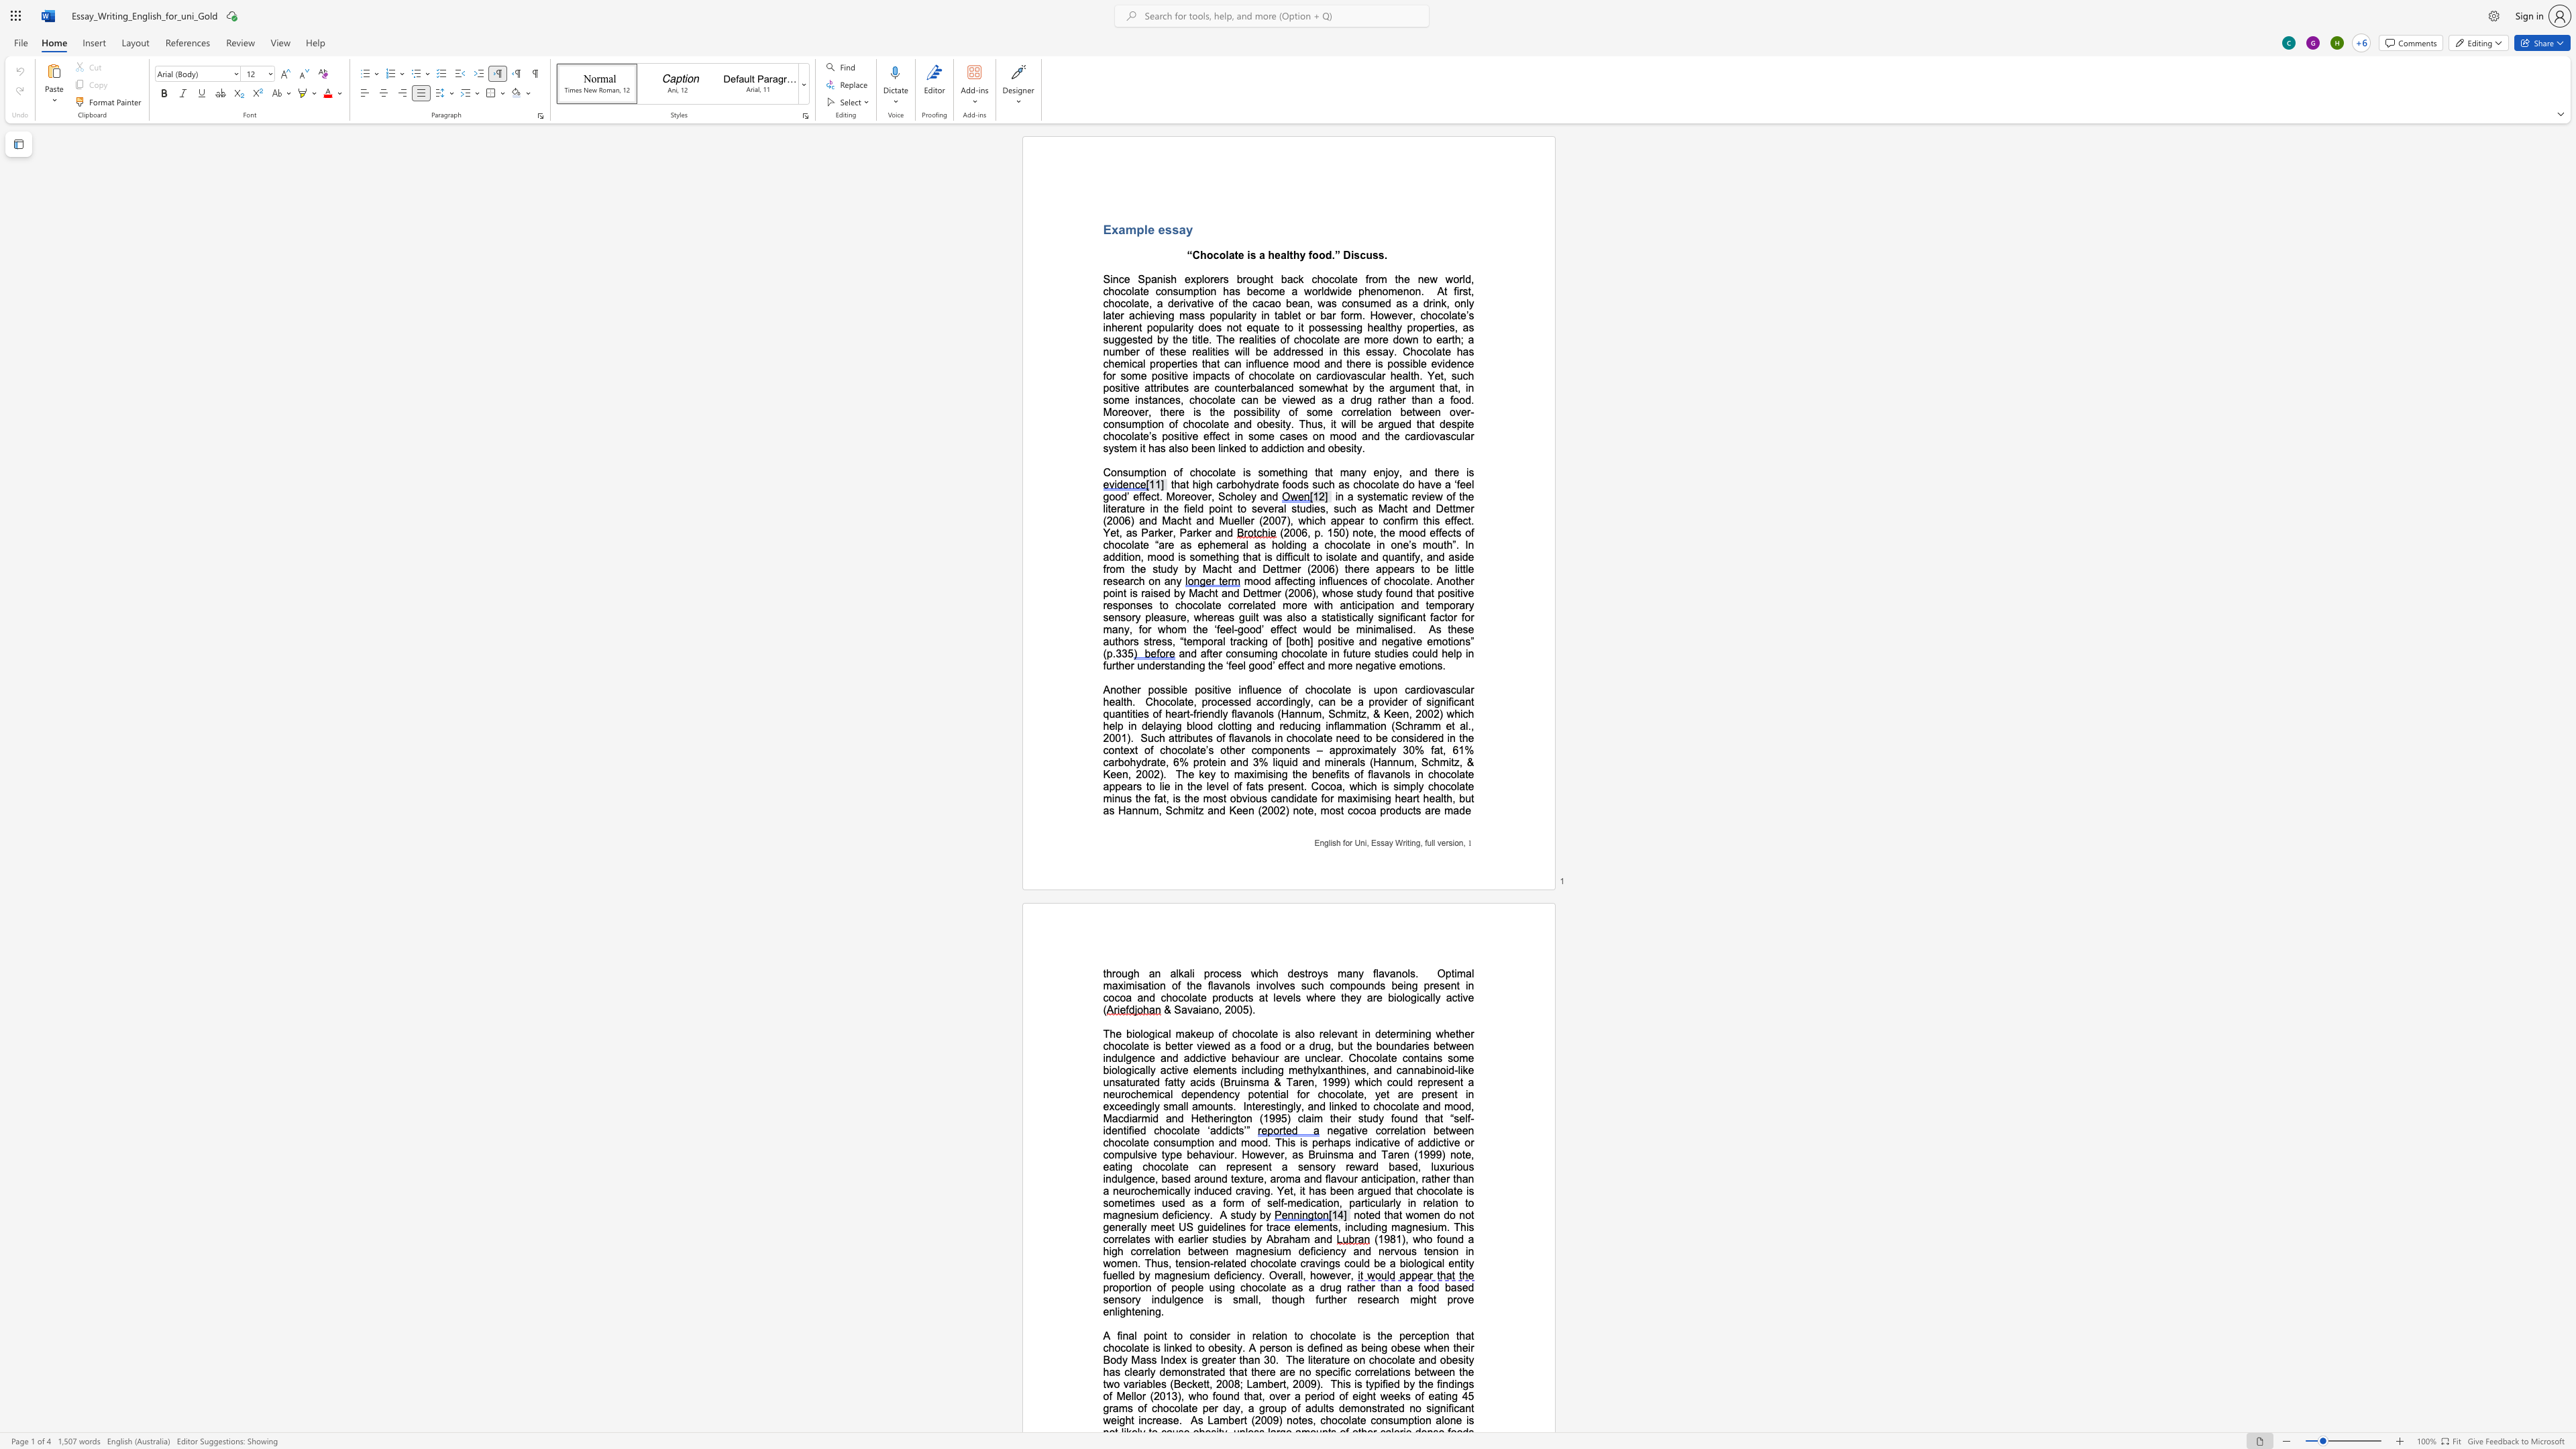 Image resolution: width=2576 pixels, height=1449 pixels. What do you see at coordinates (1332, 1141) in the screenshot?
I see `the space between the continuous character "h" and "a" in the text` at bounding box center [1332, 1141].